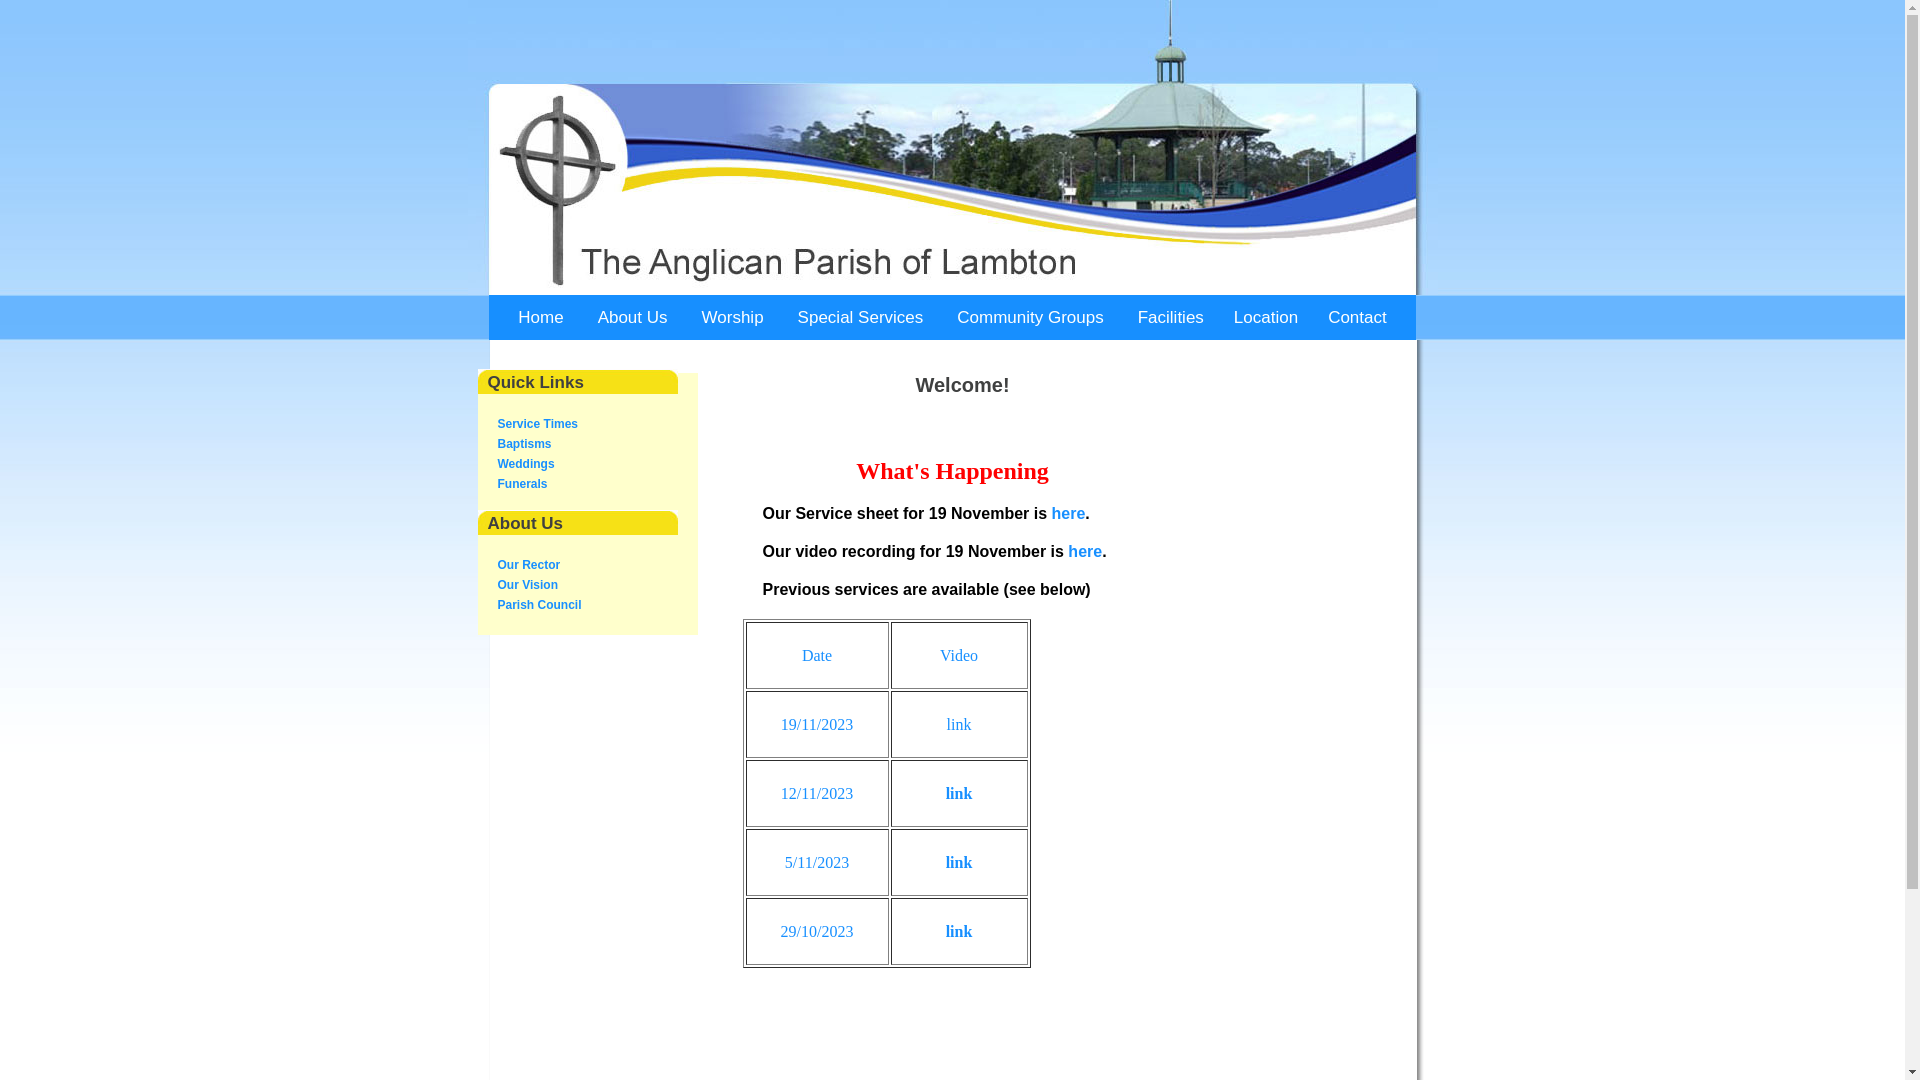  I want to click on 'Service Times', so click(538, 423).